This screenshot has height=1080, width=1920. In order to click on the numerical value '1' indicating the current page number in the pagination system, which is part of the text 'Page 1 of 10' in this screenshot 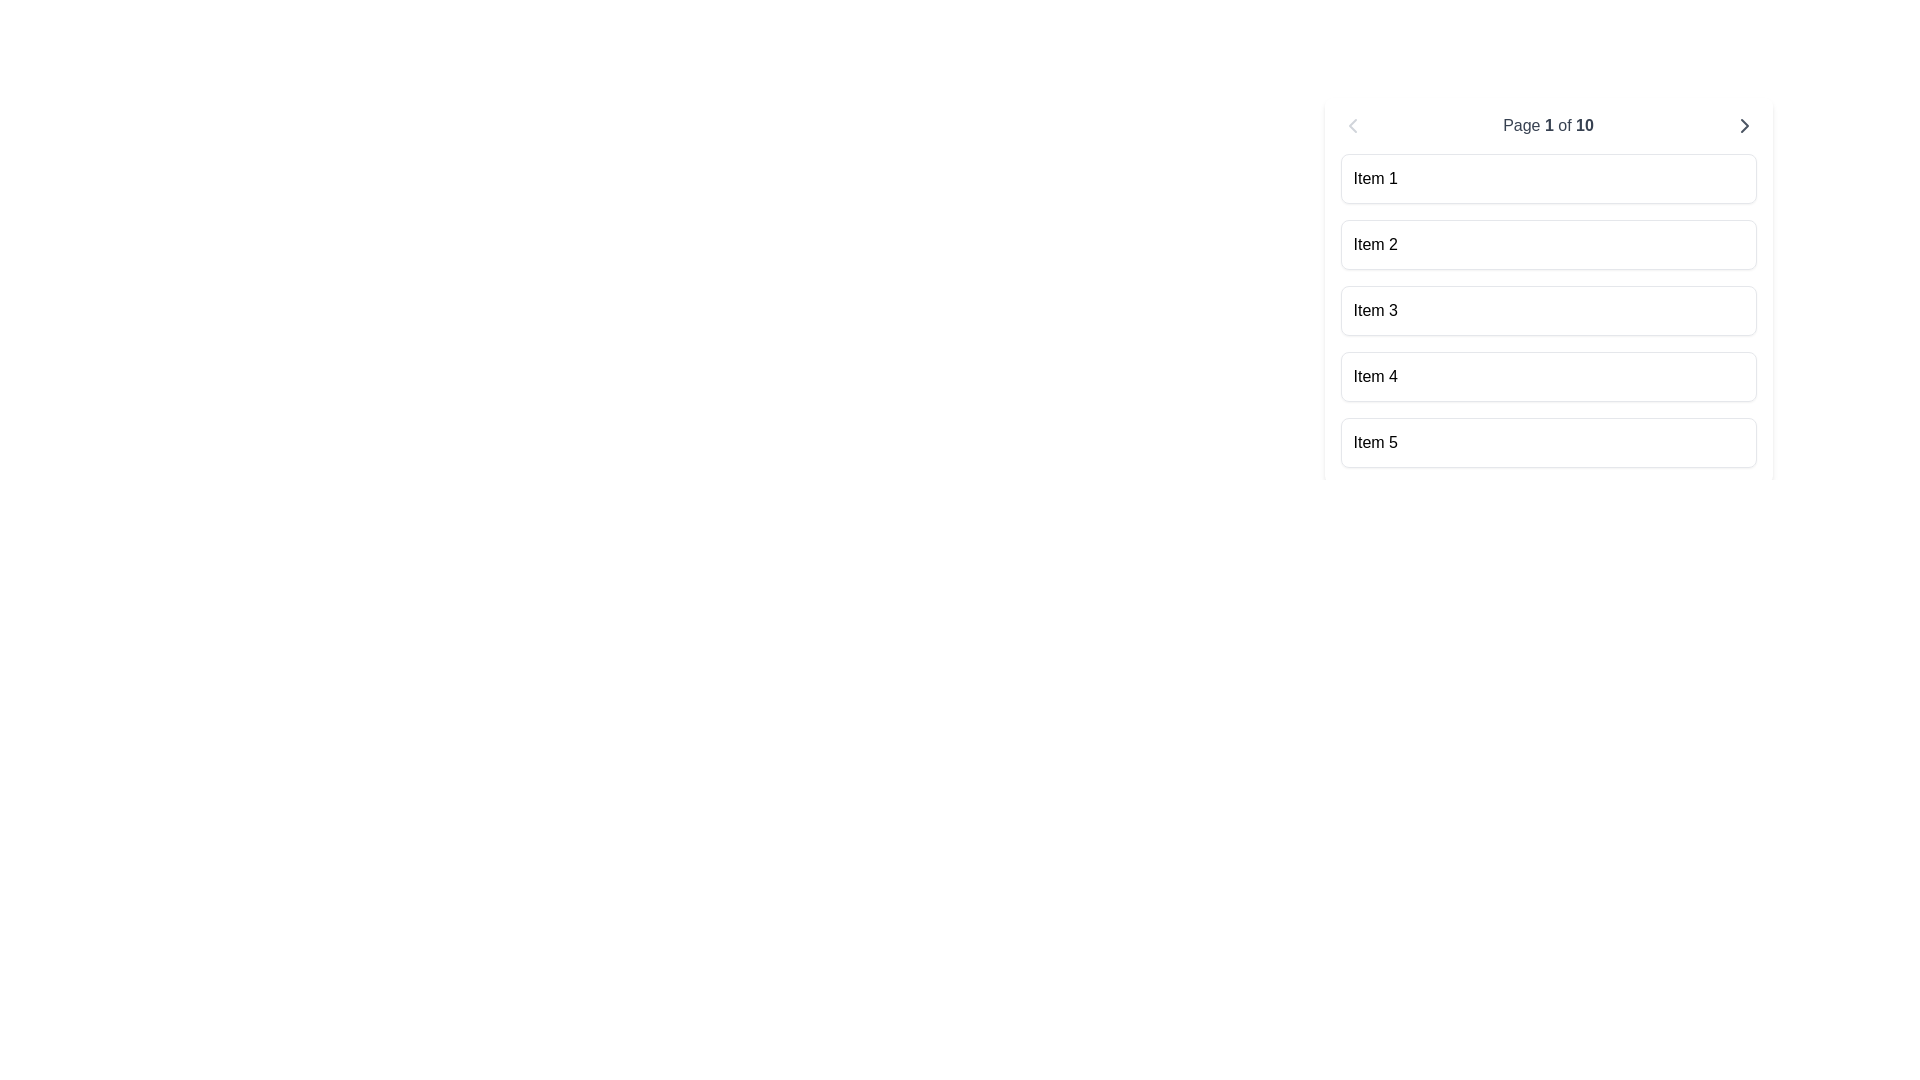, I will do `click(1548, 125)`.